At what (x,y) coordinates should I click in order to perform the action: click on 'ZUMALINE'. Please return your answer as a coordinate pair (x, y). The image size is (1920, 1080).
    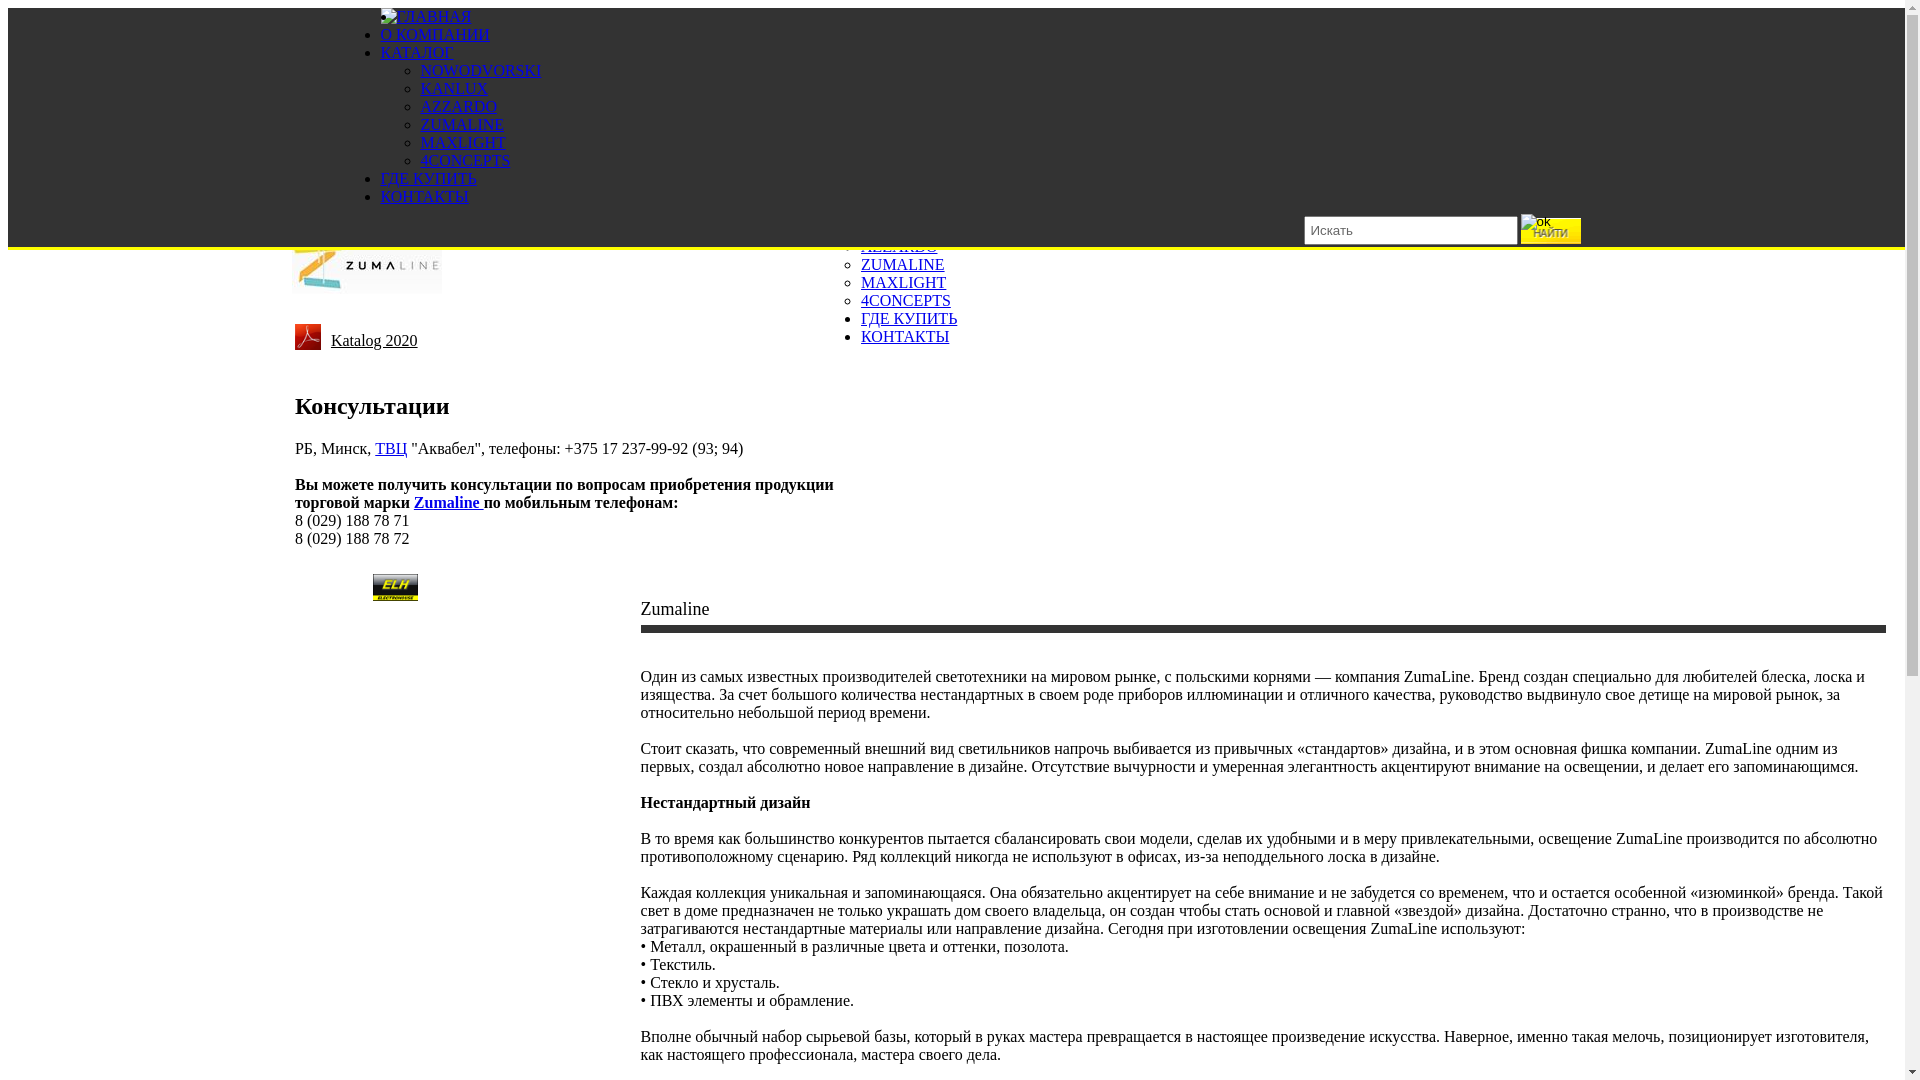
    Looking at the image, I should click on (460, 124).